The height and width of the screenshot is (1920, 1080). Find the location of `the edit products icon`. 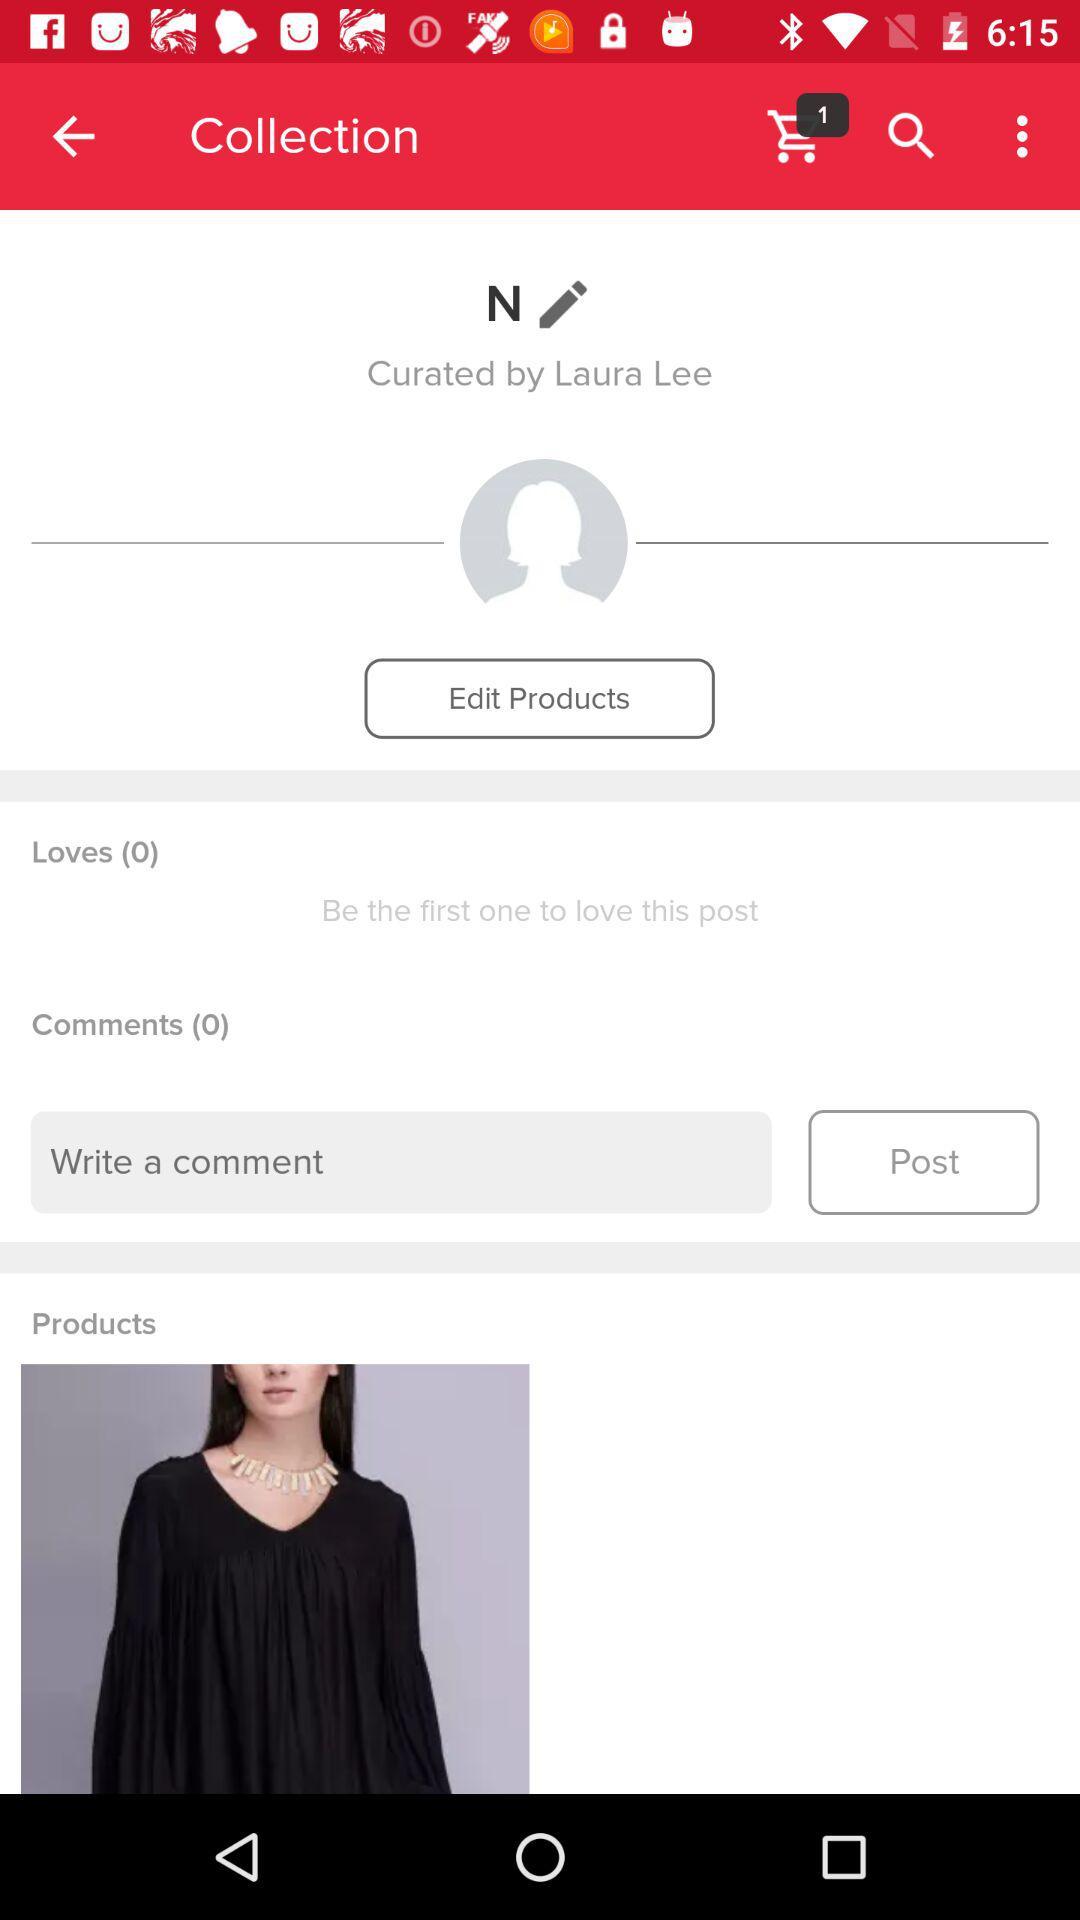

the edit products icon is located at coordinates (538, 698).